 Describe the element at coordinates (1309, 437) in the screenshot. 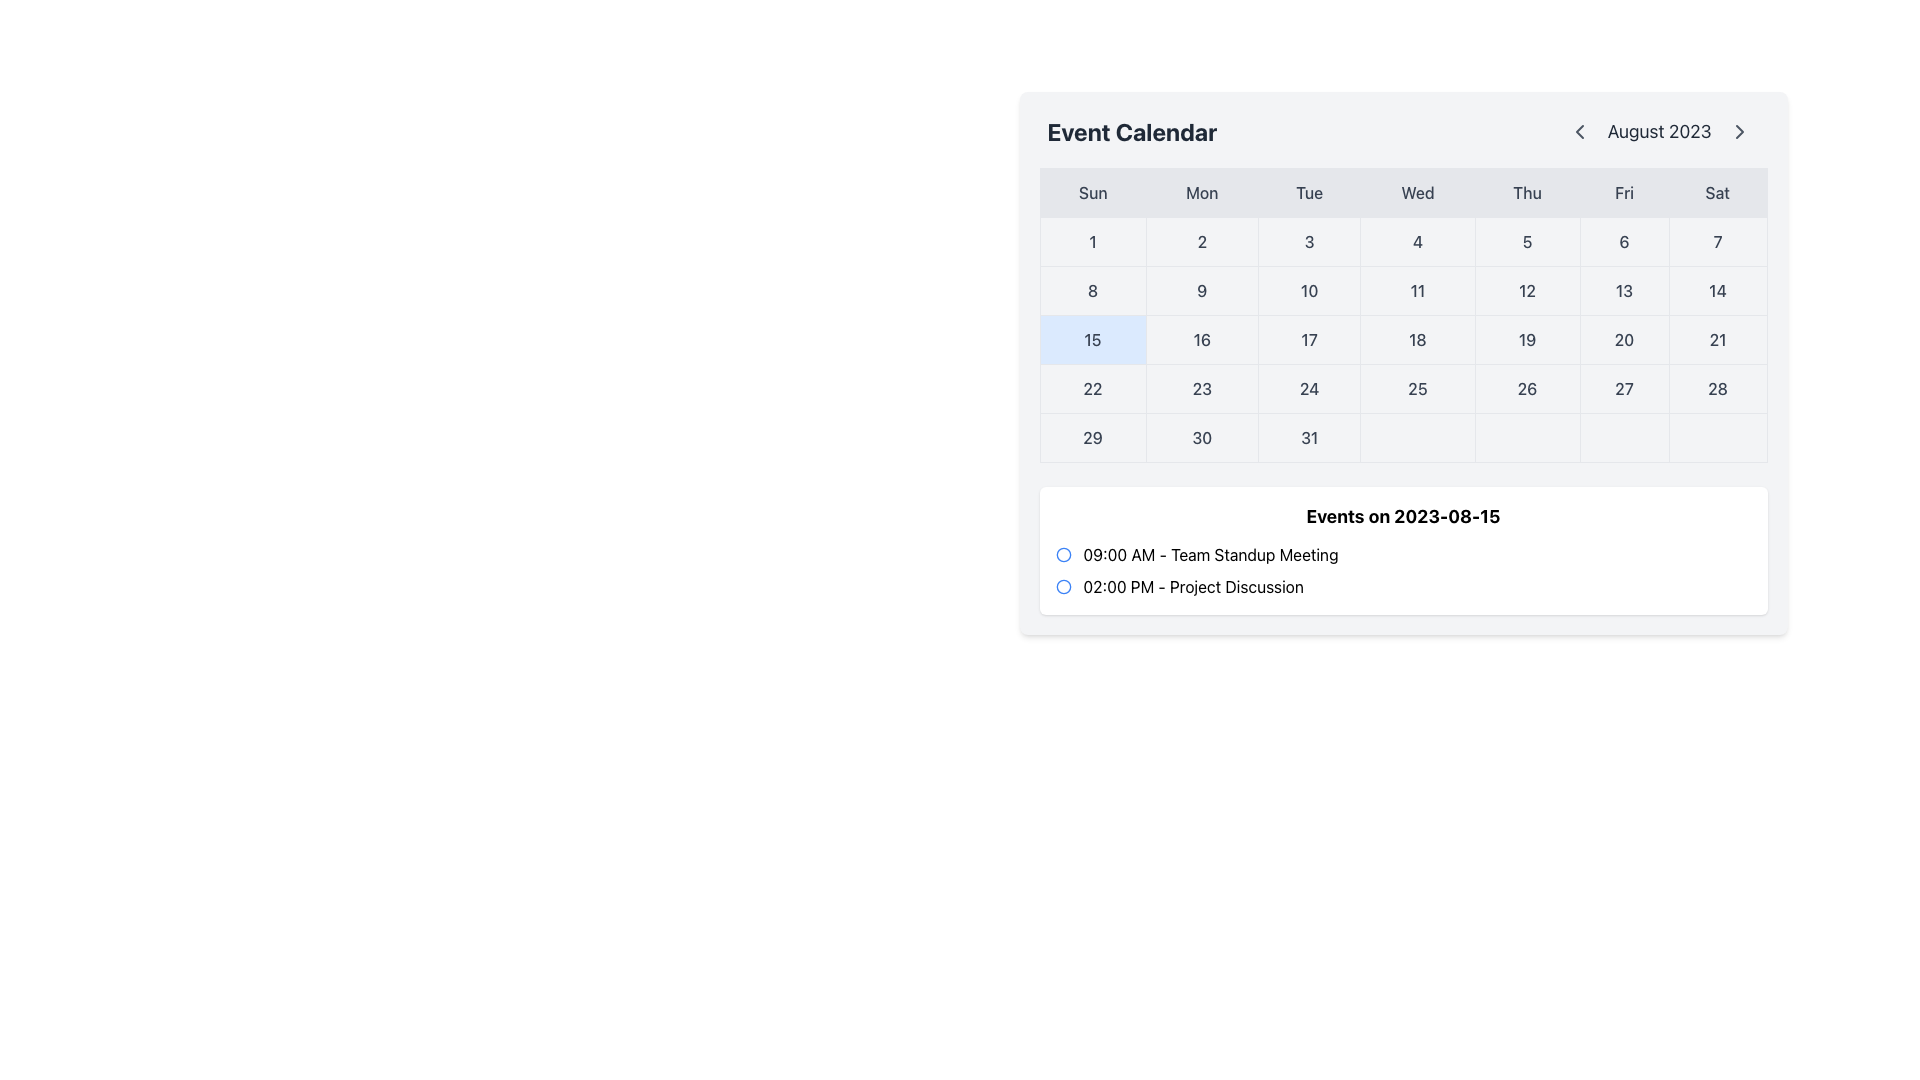

I see `the Day cell representing the date '31' in the calendar grid` at that location.